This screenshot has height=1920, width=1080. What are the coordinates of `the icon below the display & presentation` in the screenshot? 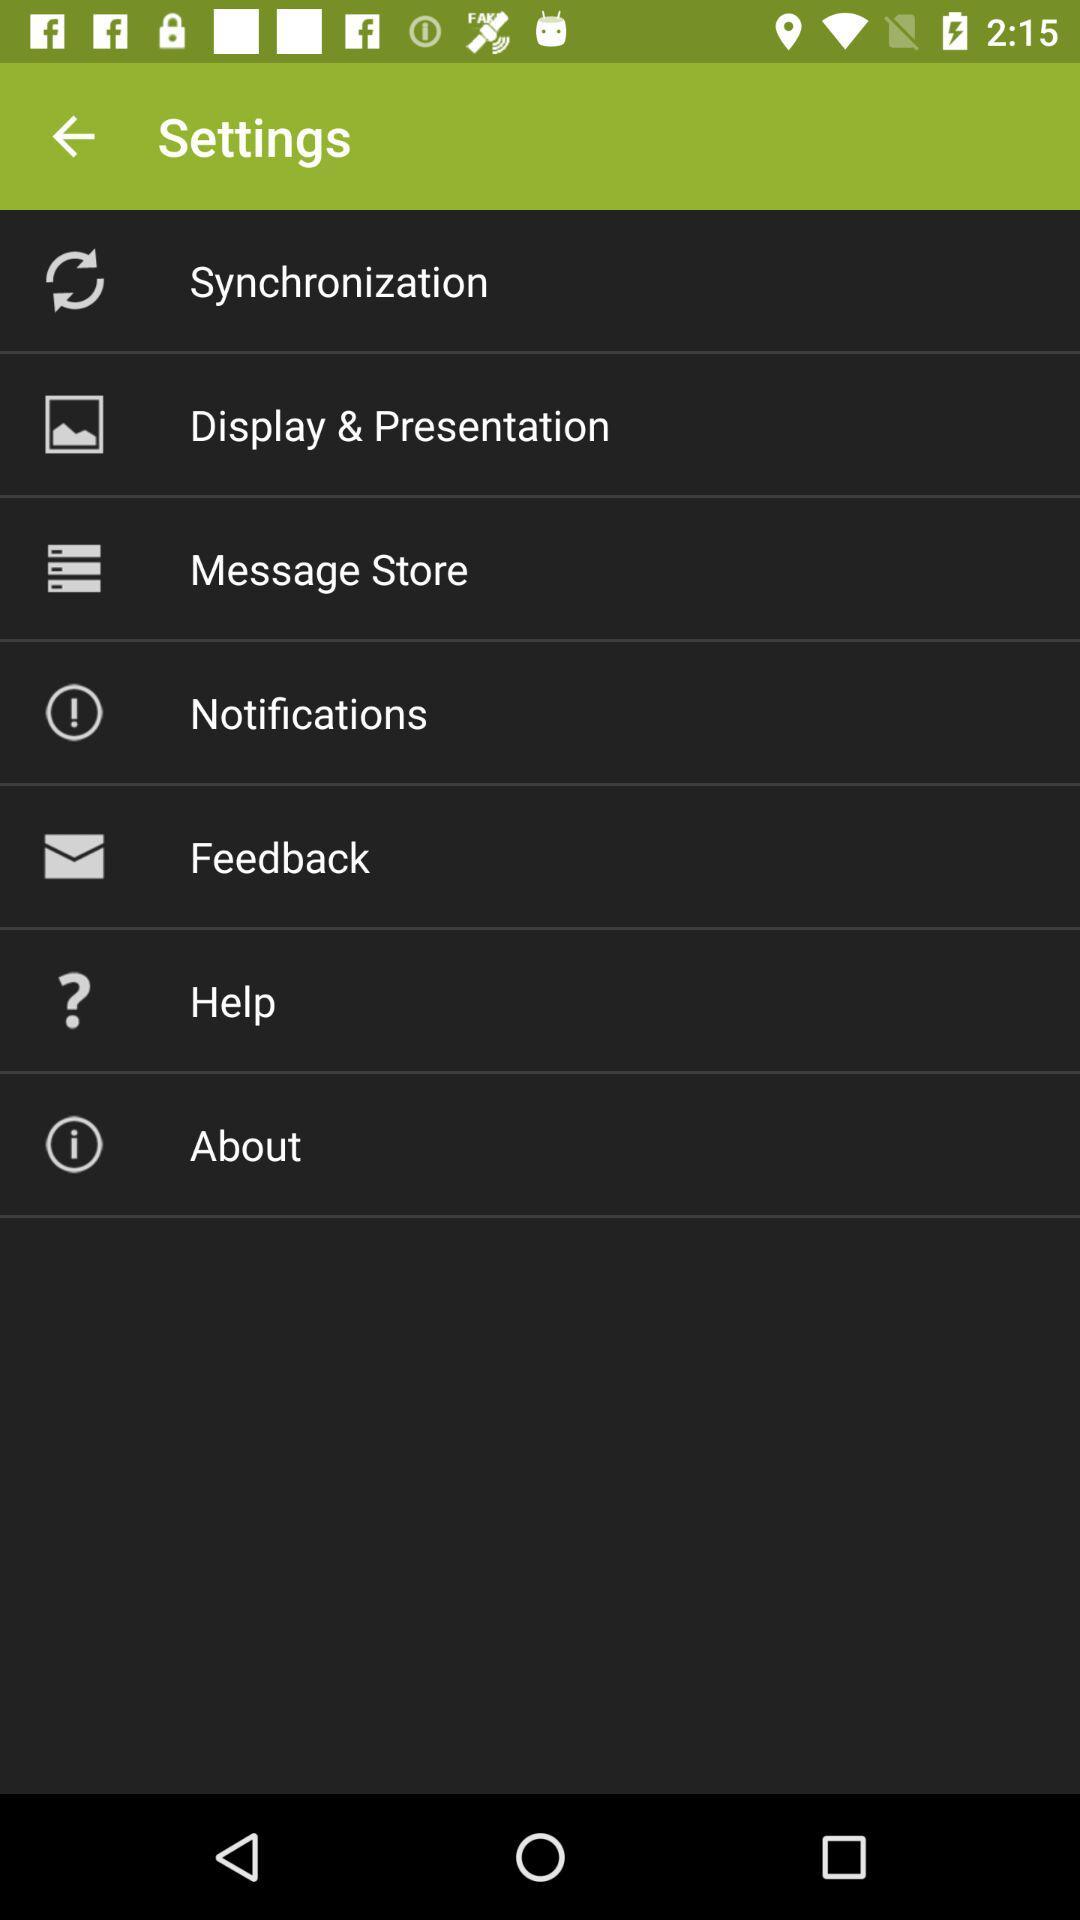 It's located at (328, 567).